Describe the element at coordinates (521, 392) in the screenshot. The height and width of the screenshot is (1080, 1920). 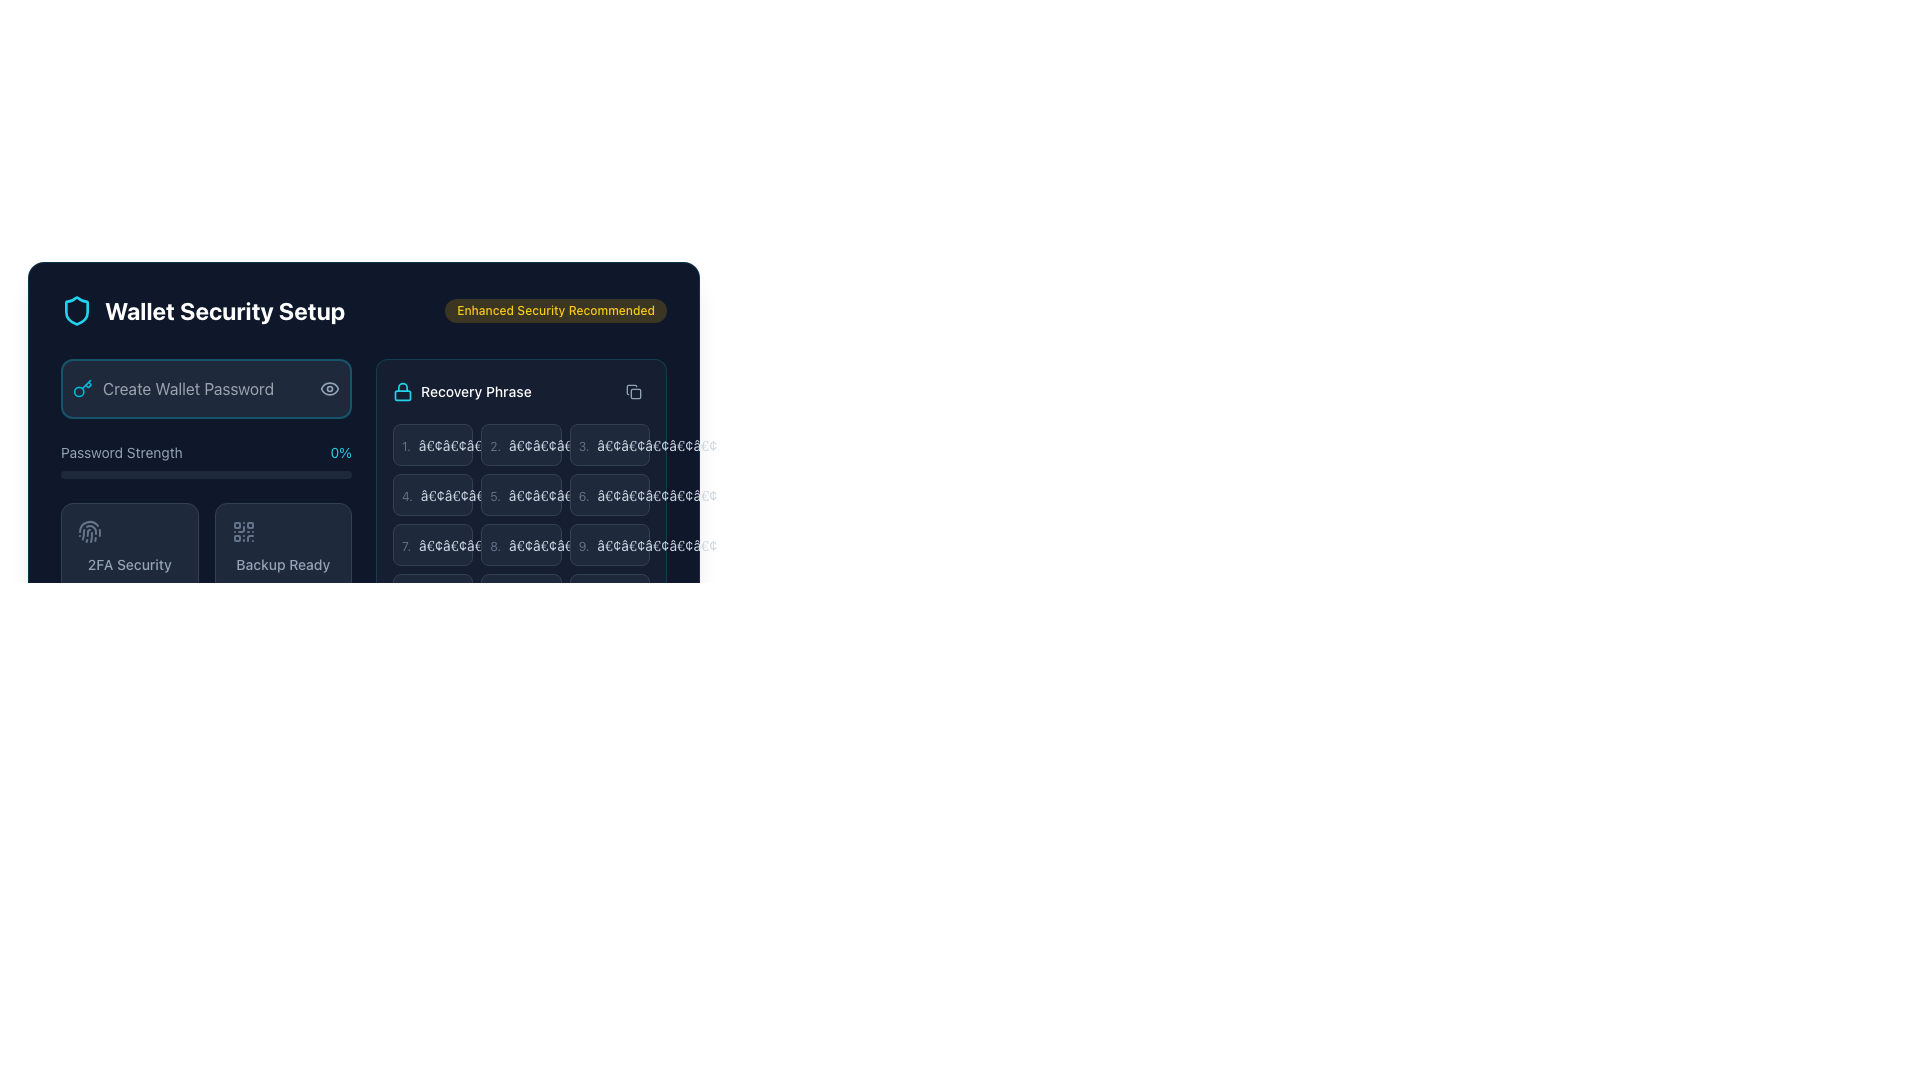
I see `the 'Recovery Phrase' label which displays a lock icon on the left and a copy icon on the right, centrally located in the 'Wallet Security Setup' section` at that location.